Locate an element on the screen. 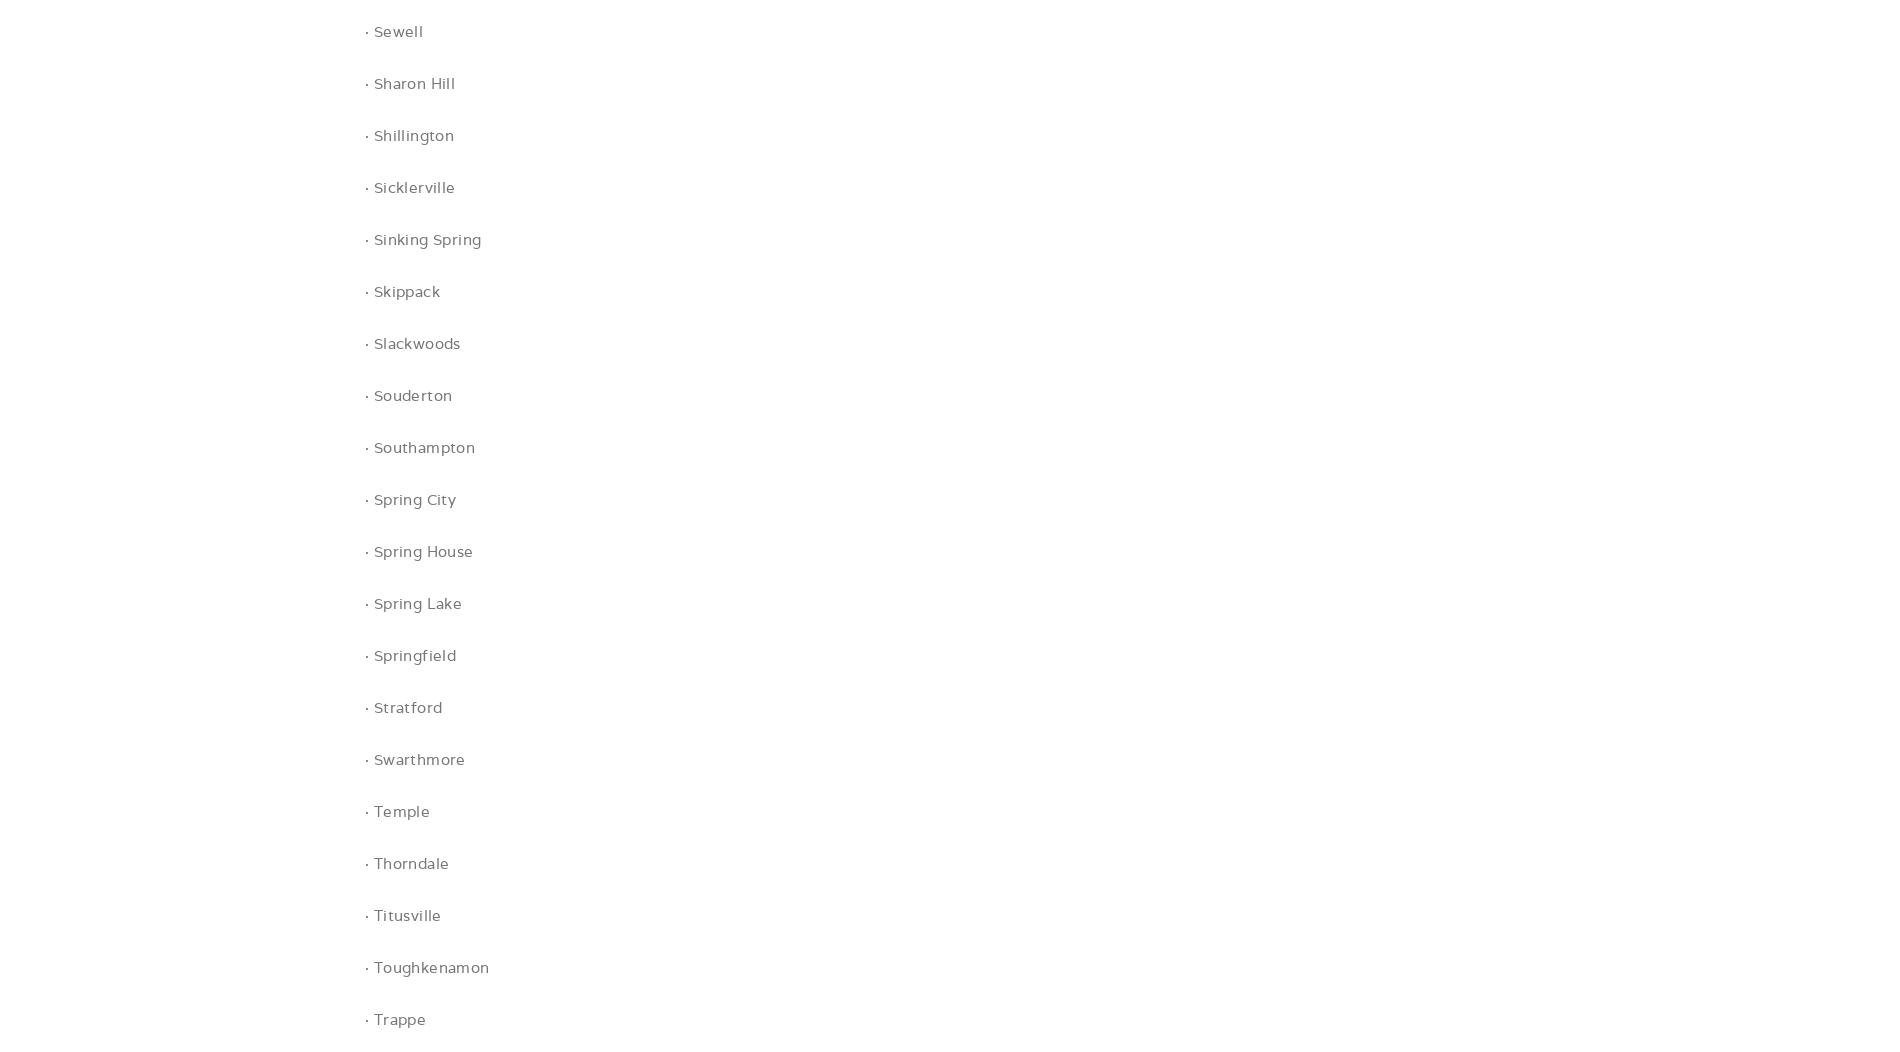 This screenshot has height=1052, width=1900. '· Trappe' is located at coordinates (394, 1018).